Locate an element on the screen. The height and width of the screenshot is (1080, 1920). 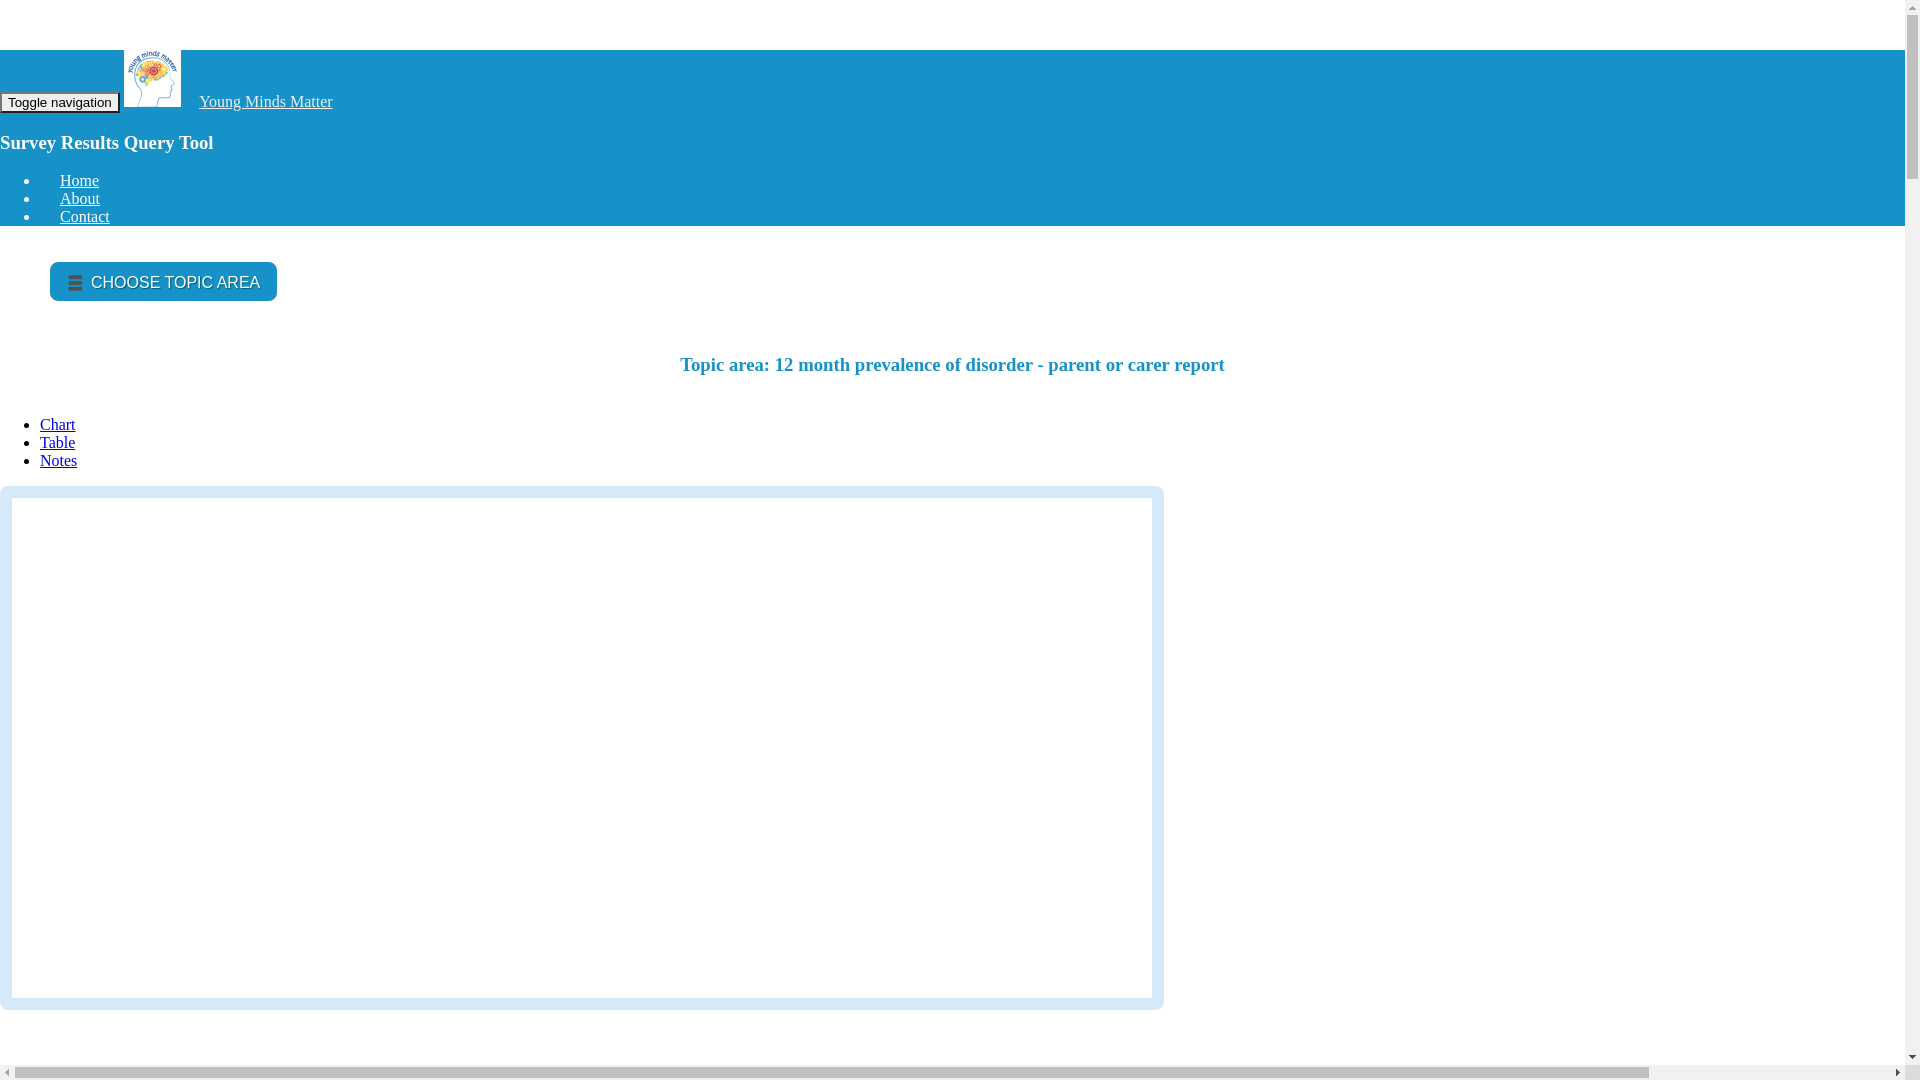
'Chart' is located at coordinates (57, 423).